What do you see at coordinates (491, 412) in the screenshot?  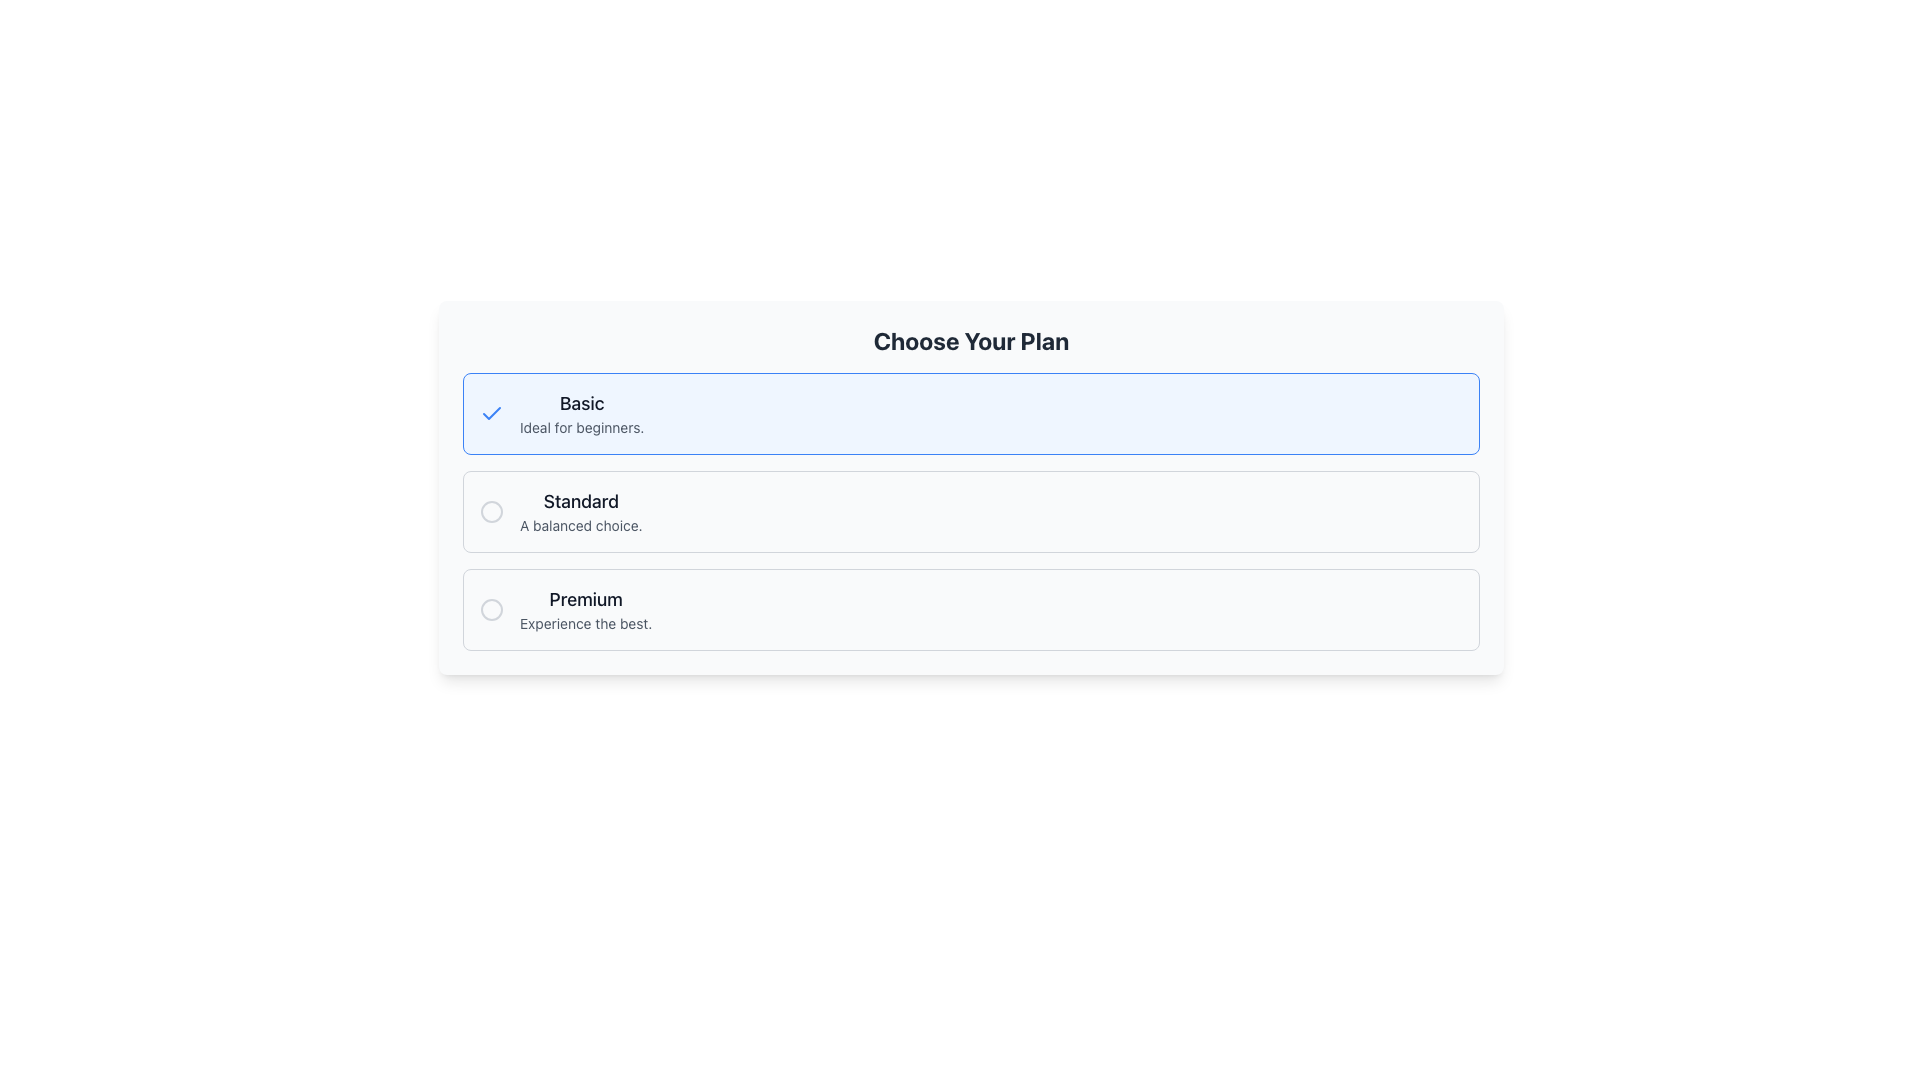 I see `the blue check mark icon located to the left of the 'Basic' plan option to verify its selection status` at bounding box center [491, 412].